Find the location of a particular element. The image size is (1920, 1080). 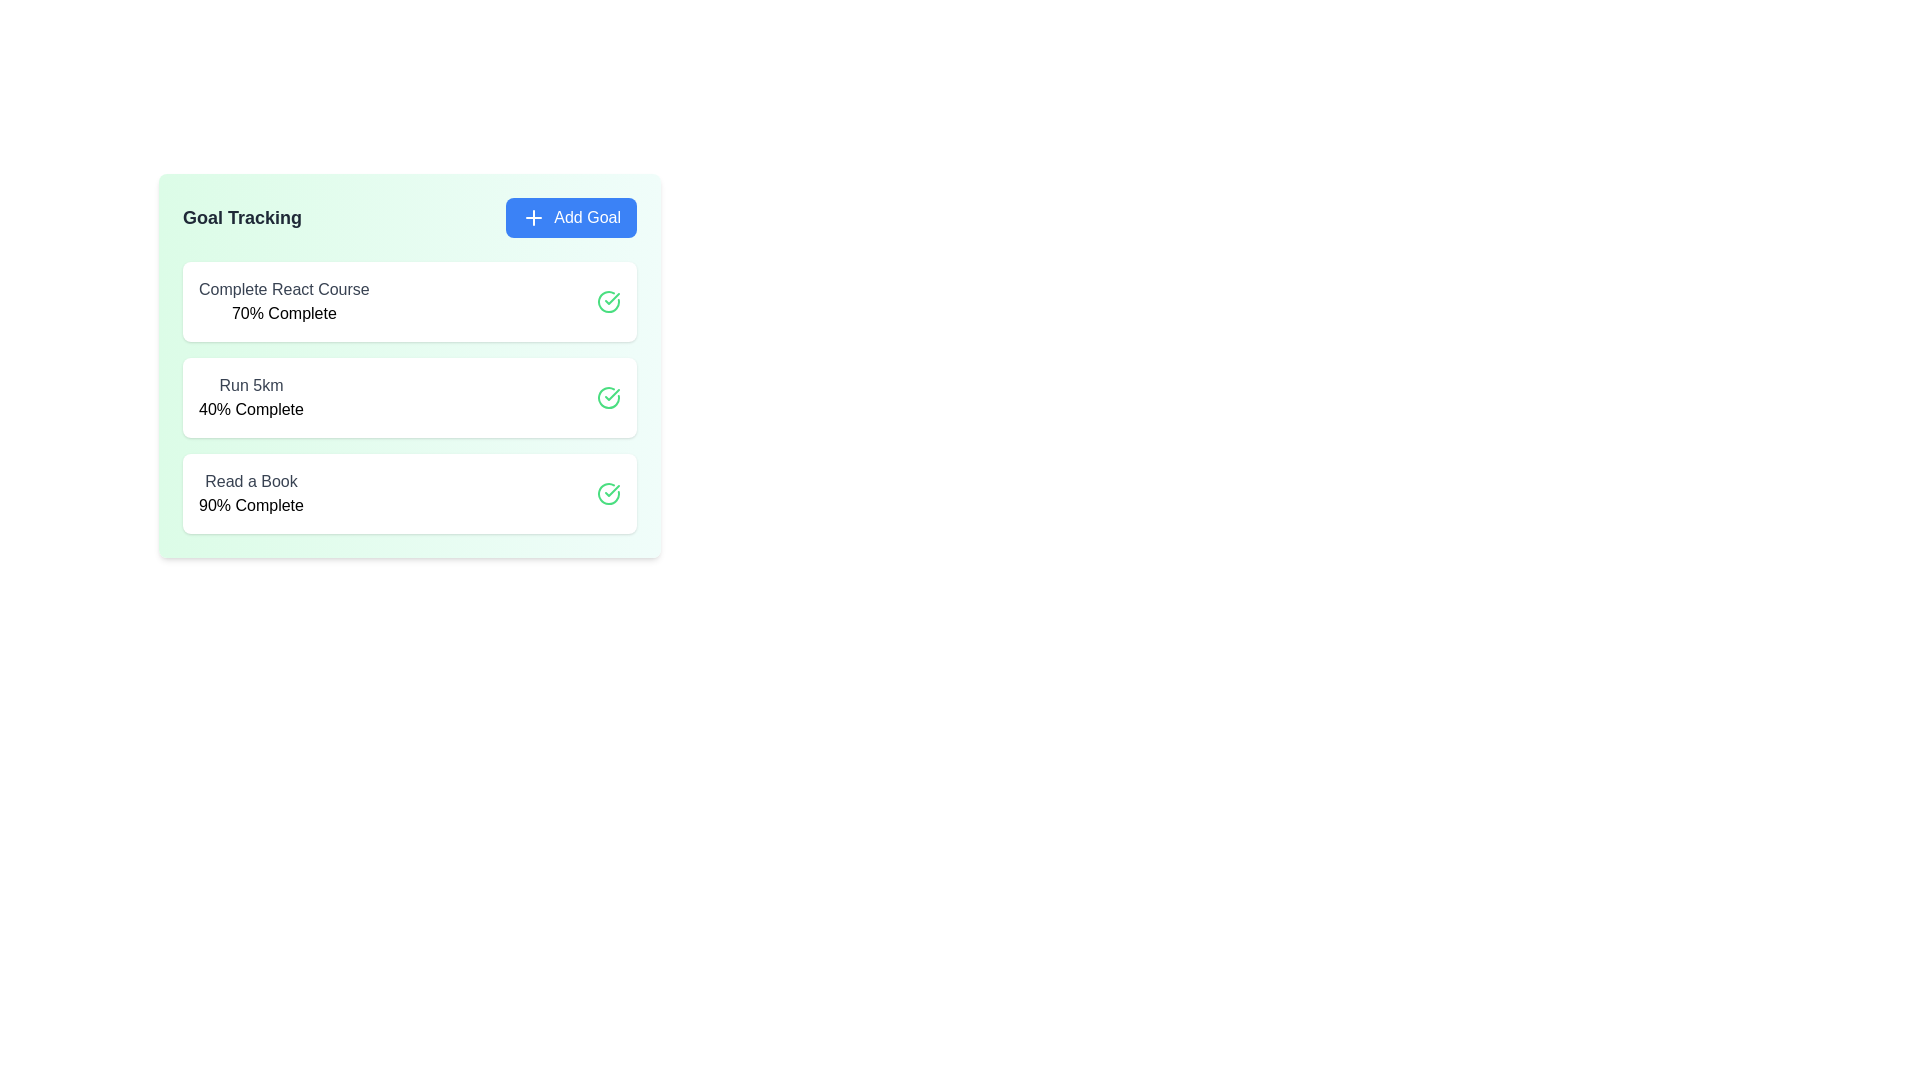

the text display that shows the progress percentage of the associated task, positioned below 'Run 5km' is located at coordinates (250, 408).